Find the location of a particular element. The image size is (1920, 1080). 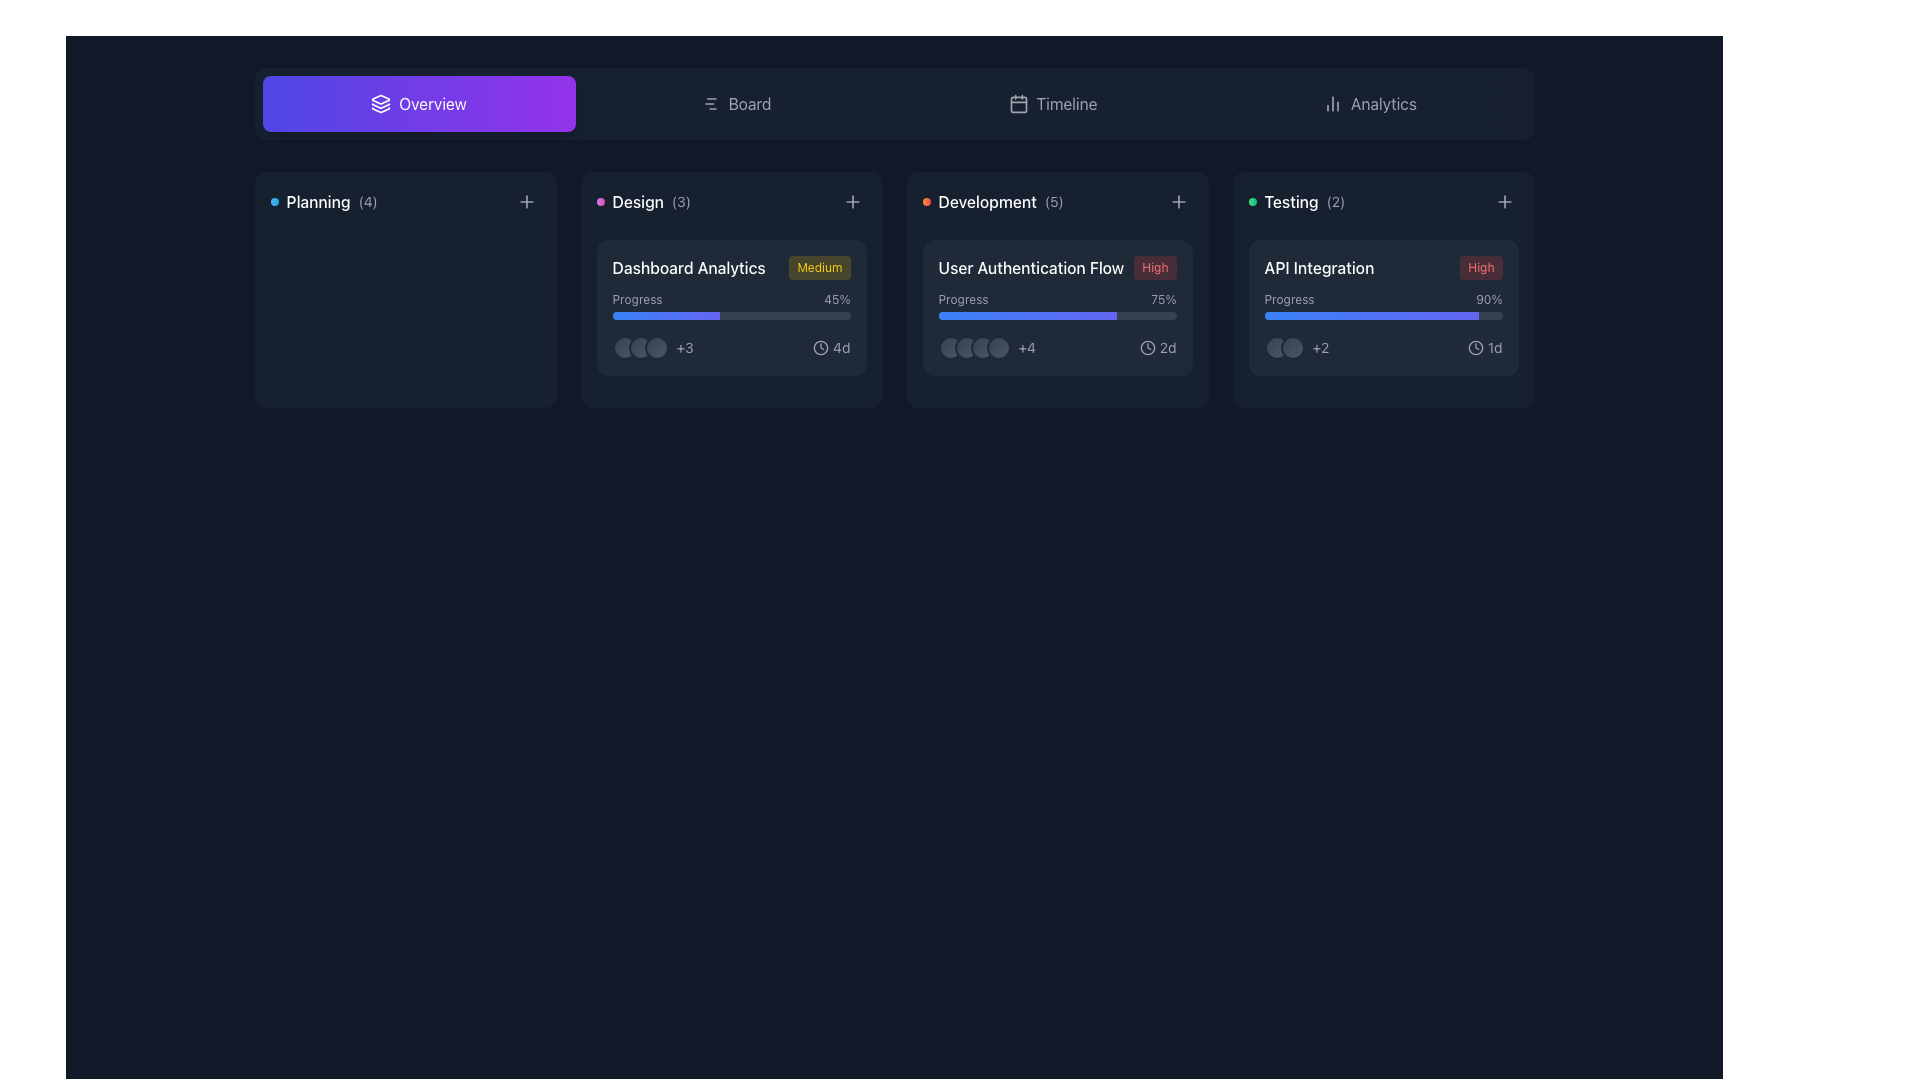

the 'Progress' text label displayed in light gray font located on the left side of the percentage indicator '90%' in the 'Testing' card under the 'API Integration' task is located at coordinates (1289, 300).